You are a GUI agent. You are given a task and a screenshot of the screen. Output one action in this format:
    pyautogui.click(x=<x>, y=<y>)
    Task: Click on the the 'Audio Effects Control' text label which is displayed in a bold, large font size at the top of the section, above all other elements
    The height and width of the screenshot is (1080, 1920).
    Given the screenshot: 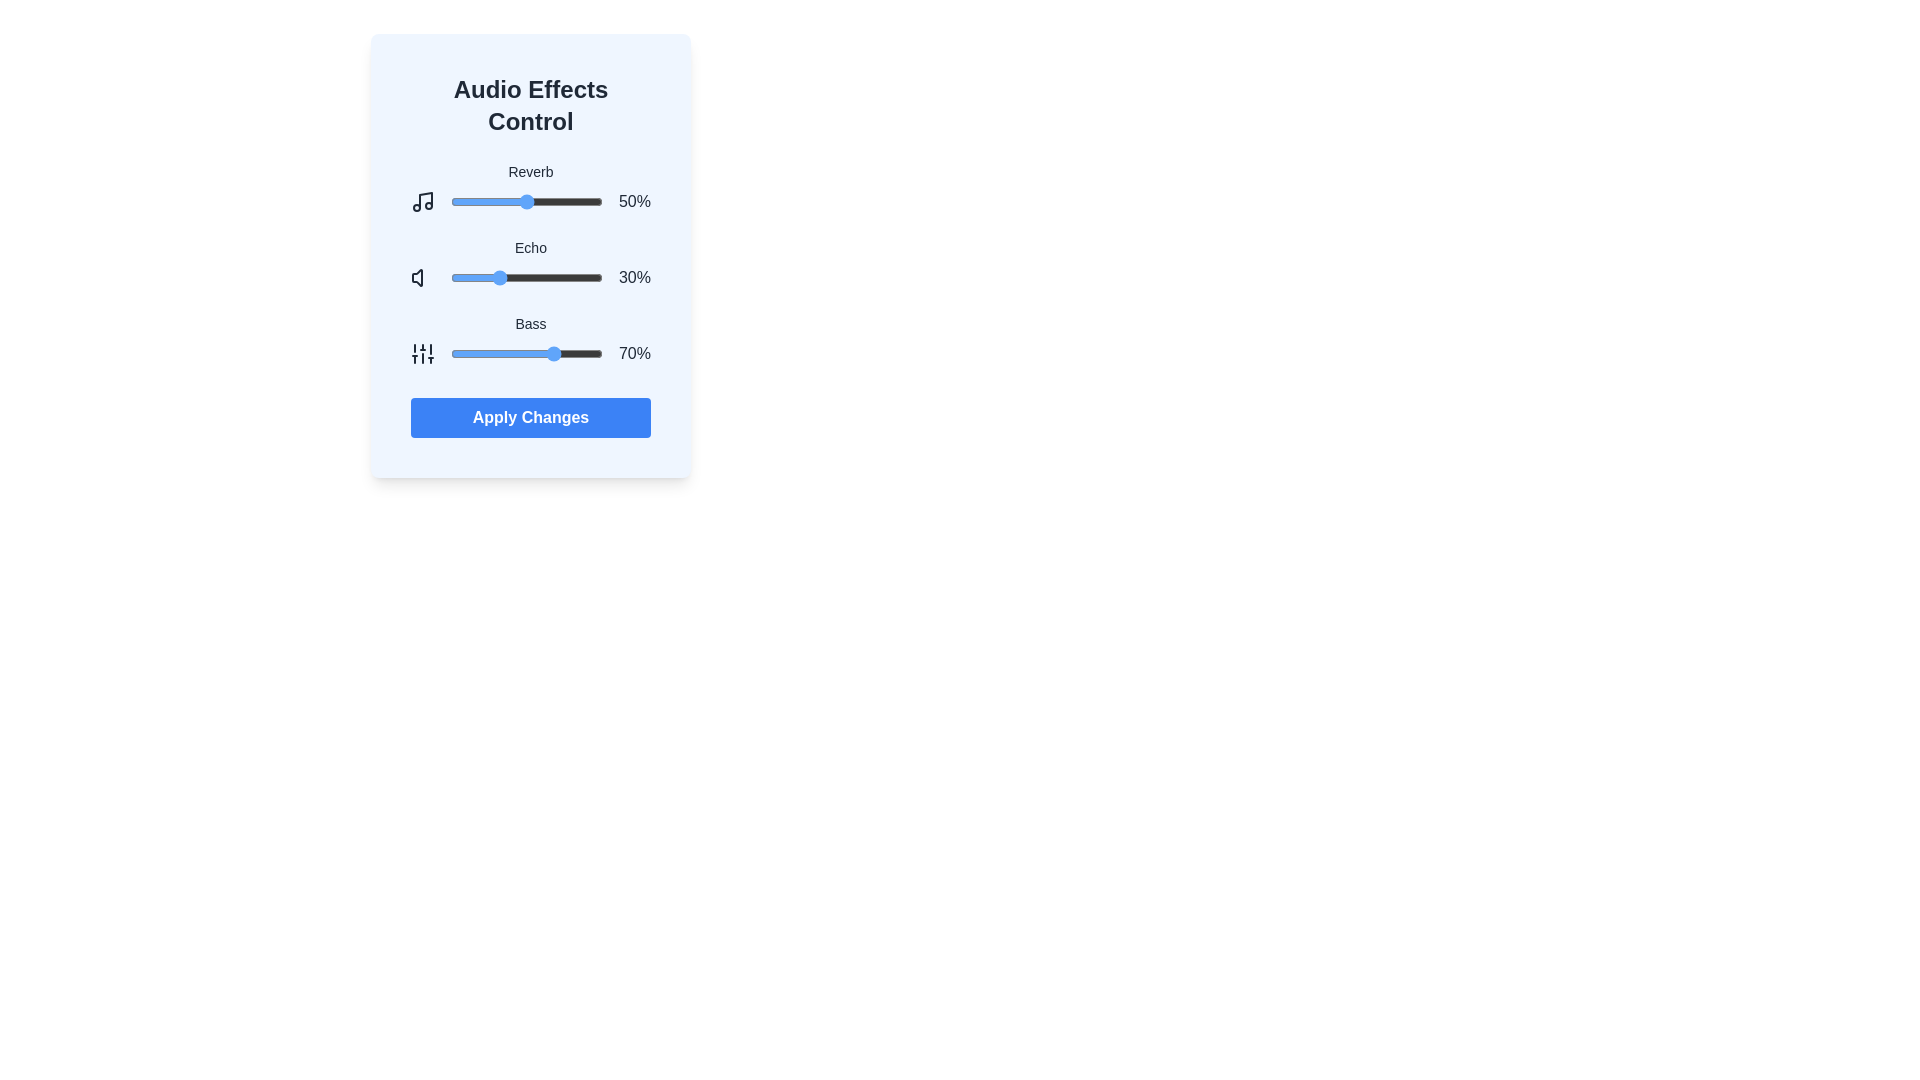 What is the action you would take?
    pyautogui.click(x=531, y=105)
    